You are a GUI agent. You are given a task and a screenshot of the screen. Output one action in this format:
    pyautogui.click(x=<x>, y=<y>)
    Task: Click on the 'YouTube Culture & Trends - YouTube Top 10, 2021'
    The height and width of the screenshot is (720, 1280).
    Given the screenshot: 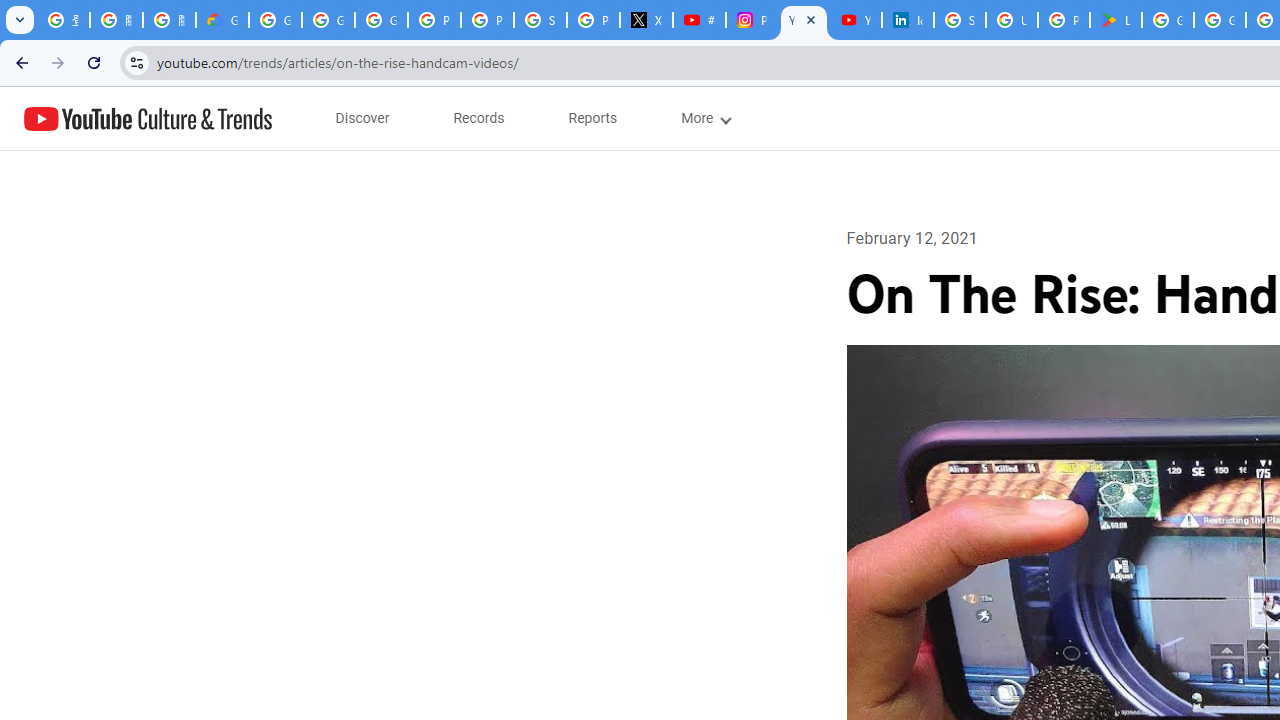 What is the action you would take?
    pyautogui.click(x=855, y=20)
    